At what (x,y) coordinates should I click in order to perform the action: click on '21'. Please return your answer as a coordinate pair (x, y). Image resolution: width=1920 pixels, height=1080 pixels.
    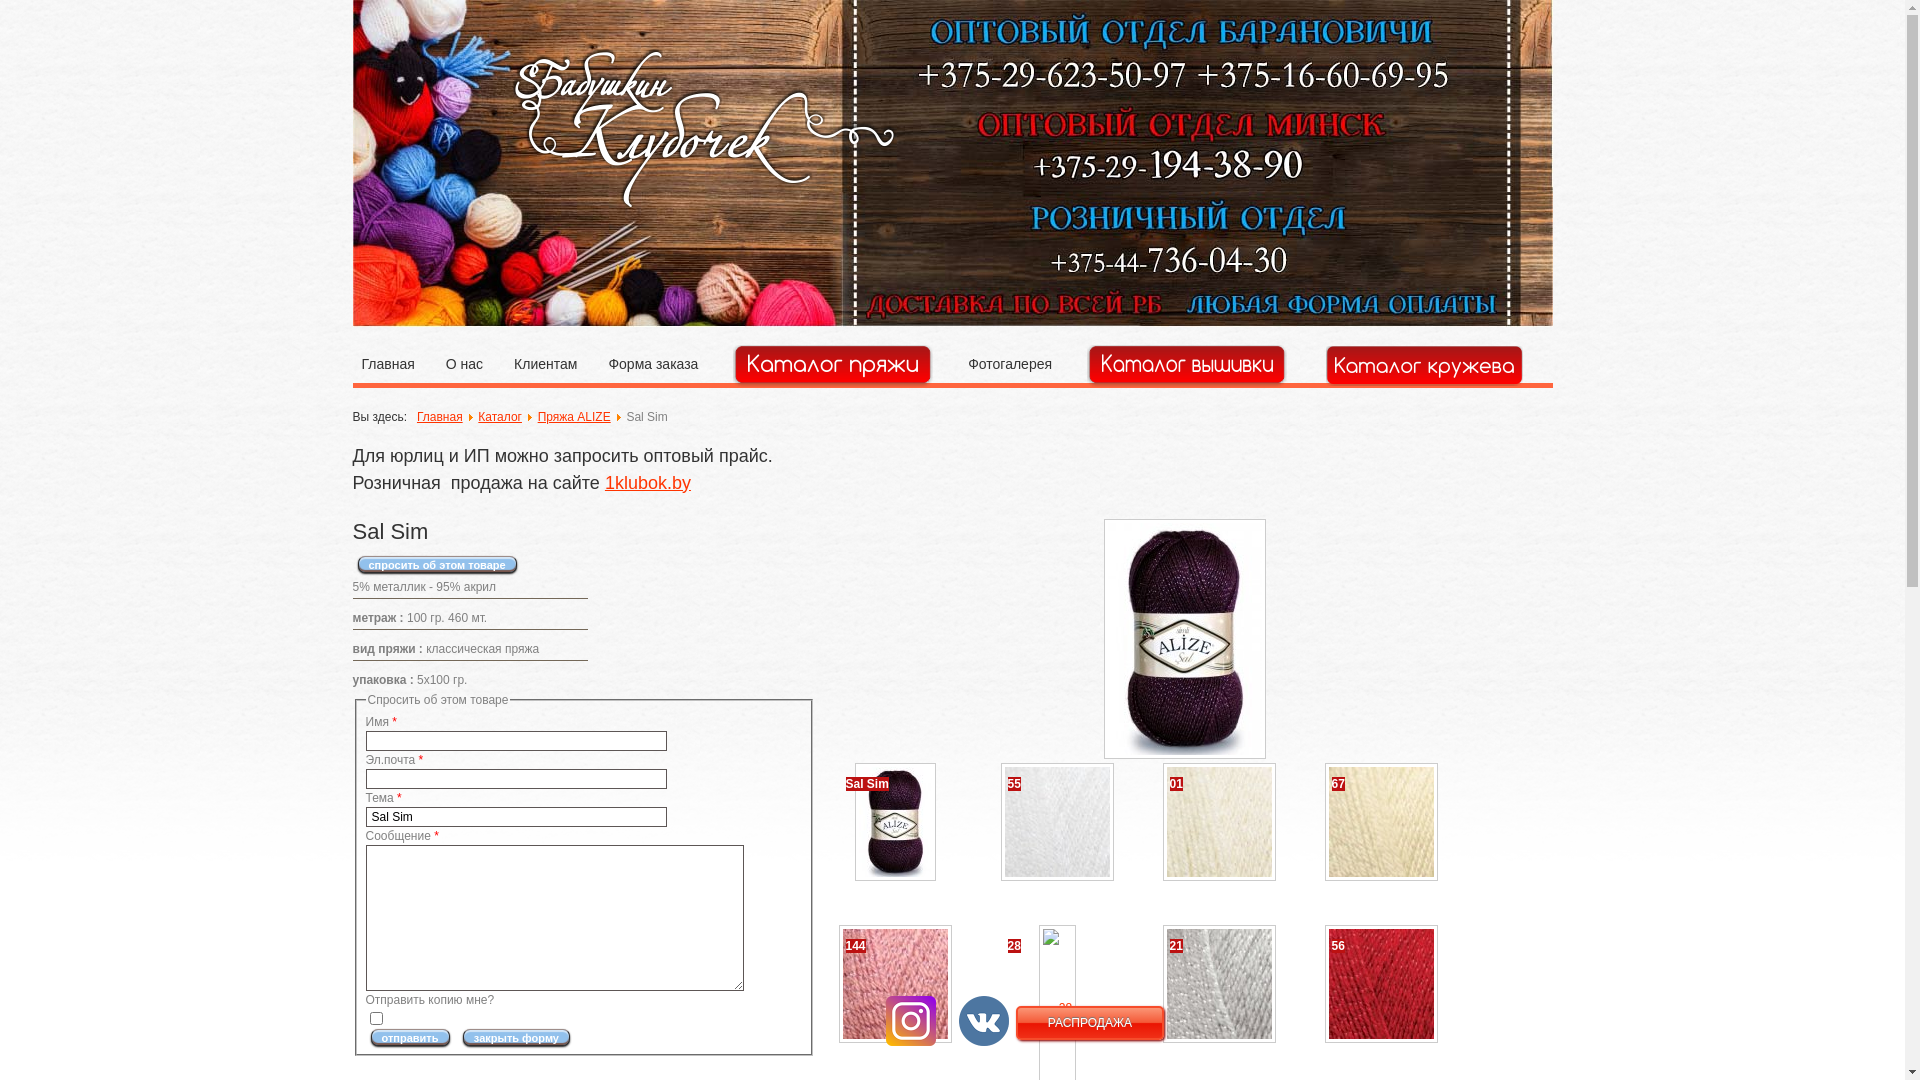
    Looking at the image, I should click on (1162, 982).